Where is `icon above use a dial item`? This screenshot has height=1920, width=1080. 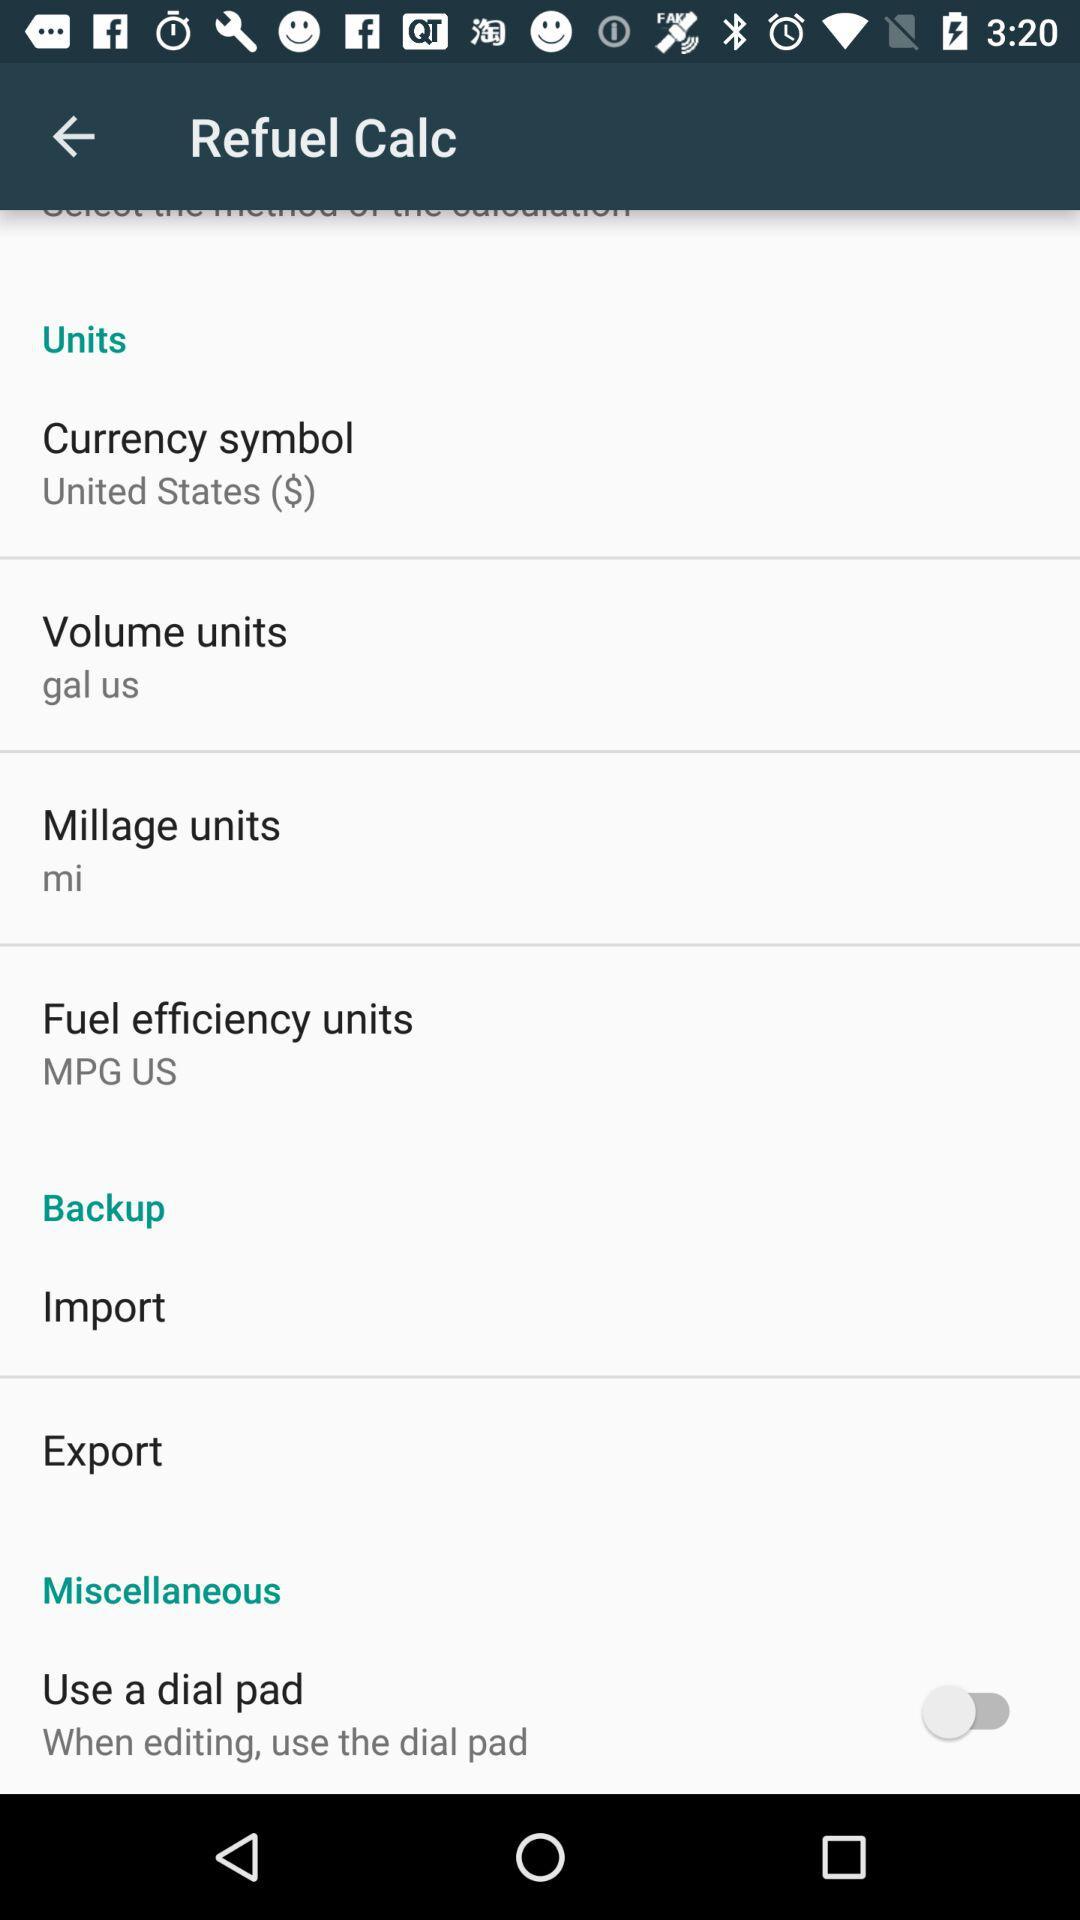
icon above use a dial item is located at coordinates (540, 1567).